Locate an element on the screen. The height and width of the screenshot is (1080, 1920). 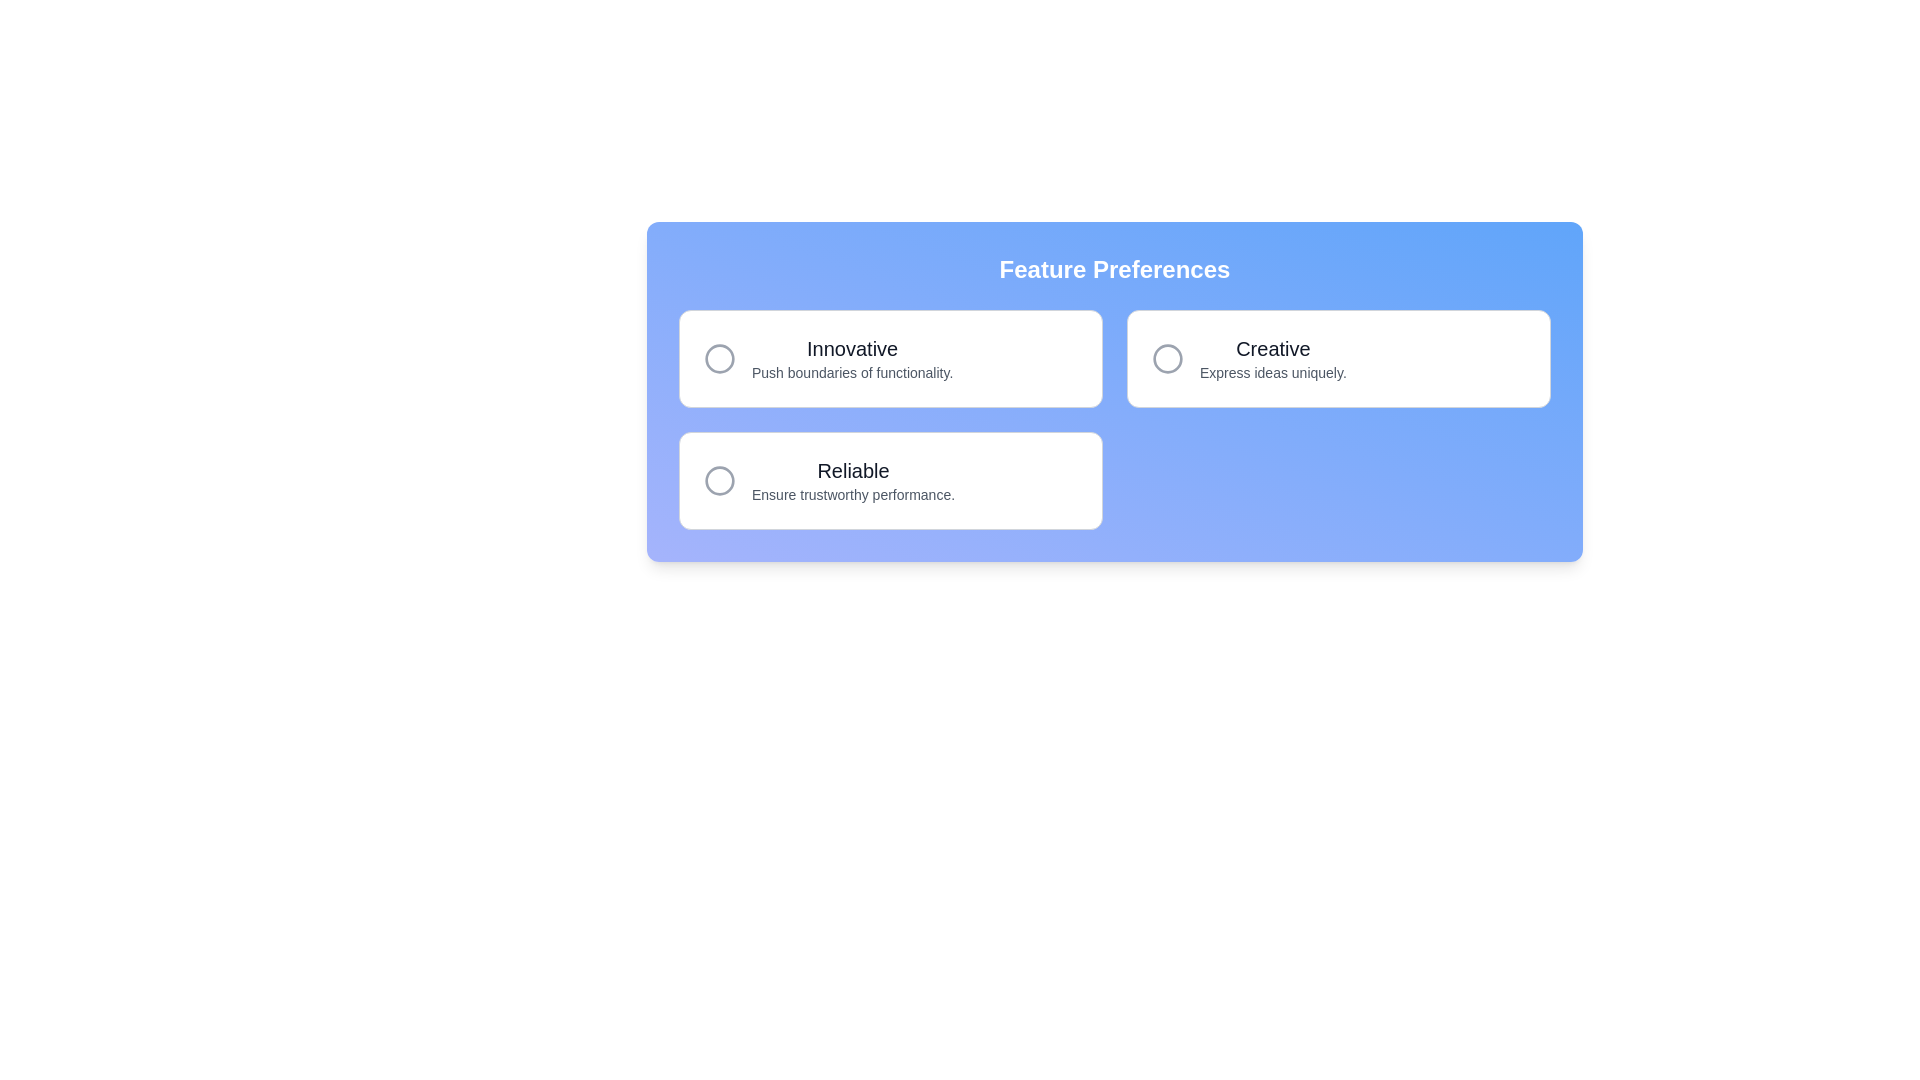
text label displaying the word 'Innovative' in bold, black text, which is positioned above a smaller descriptive text block in the top-left quadrant of the blue card labeled 'Feature Preferences' is located at coordinates (852, 347).